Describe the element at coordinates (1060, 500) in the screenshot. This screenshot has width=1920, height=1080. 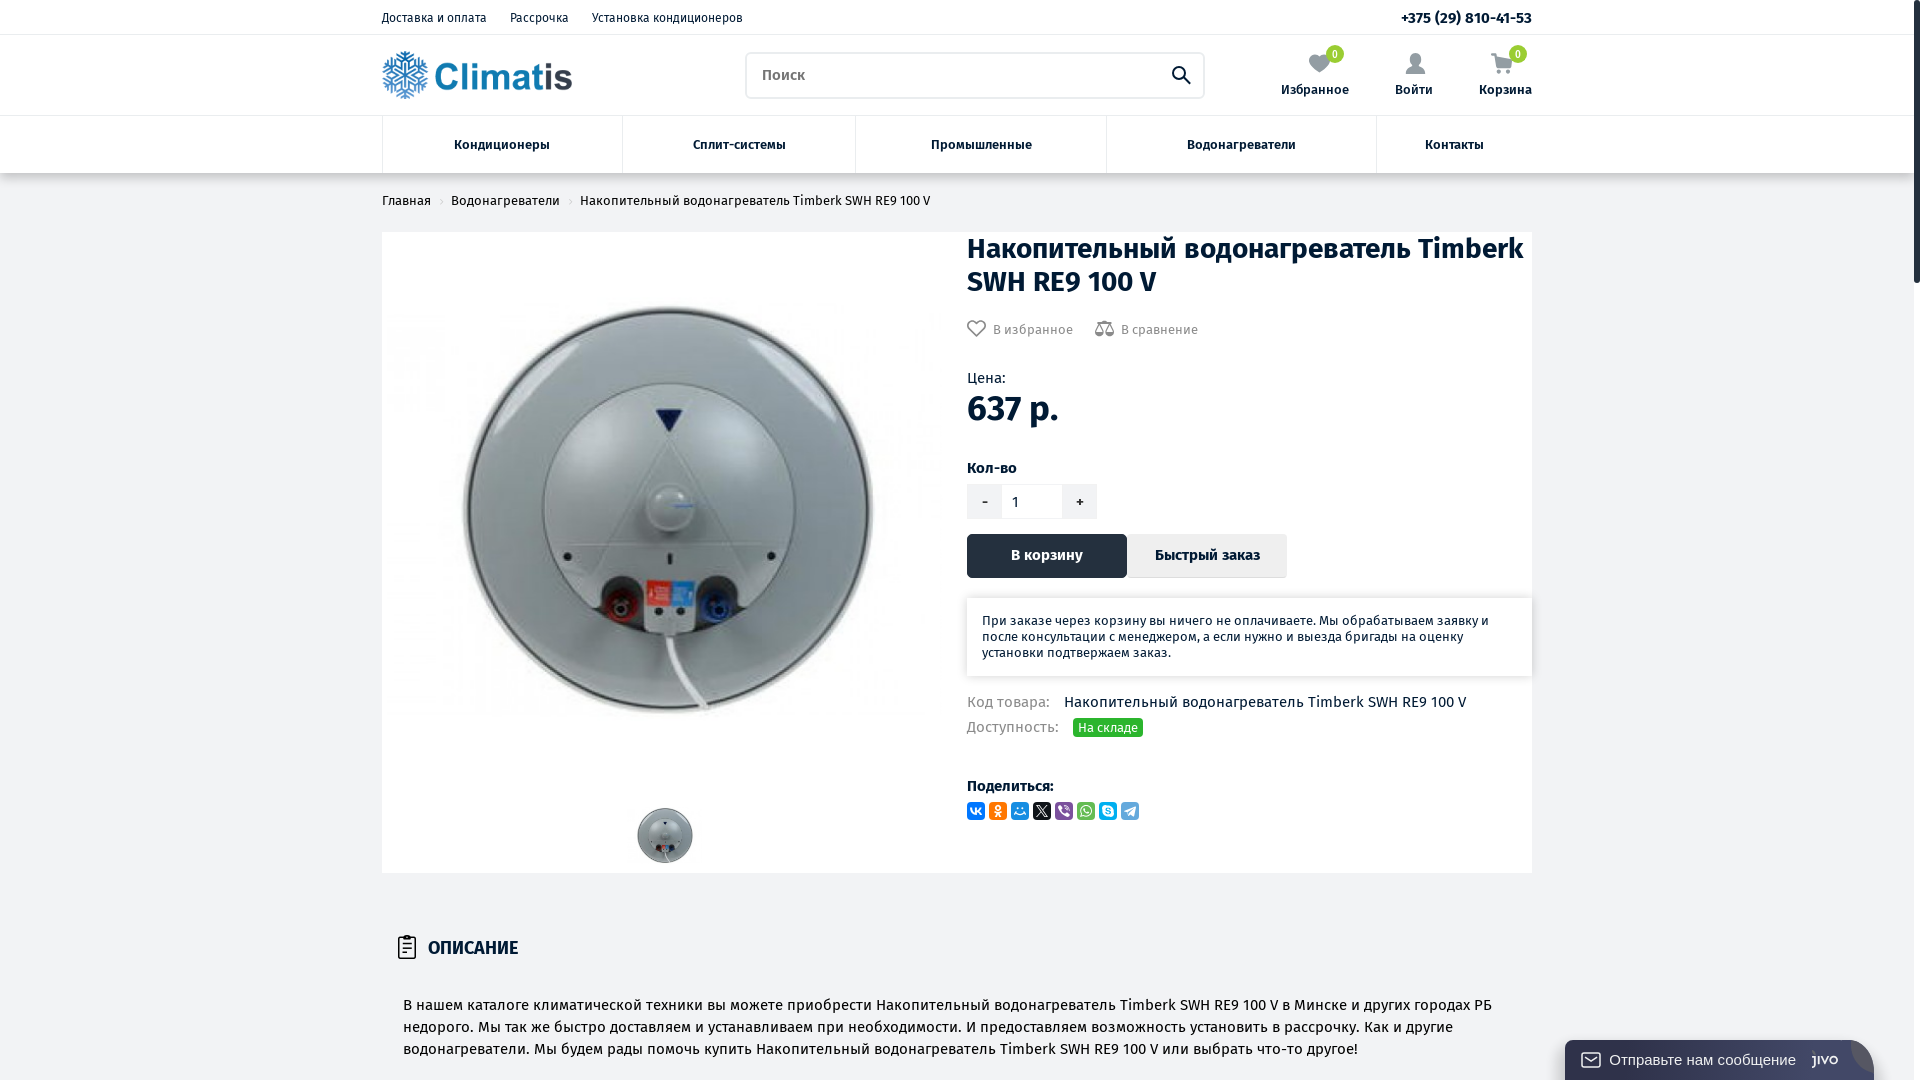
I see `'+'` at that location.